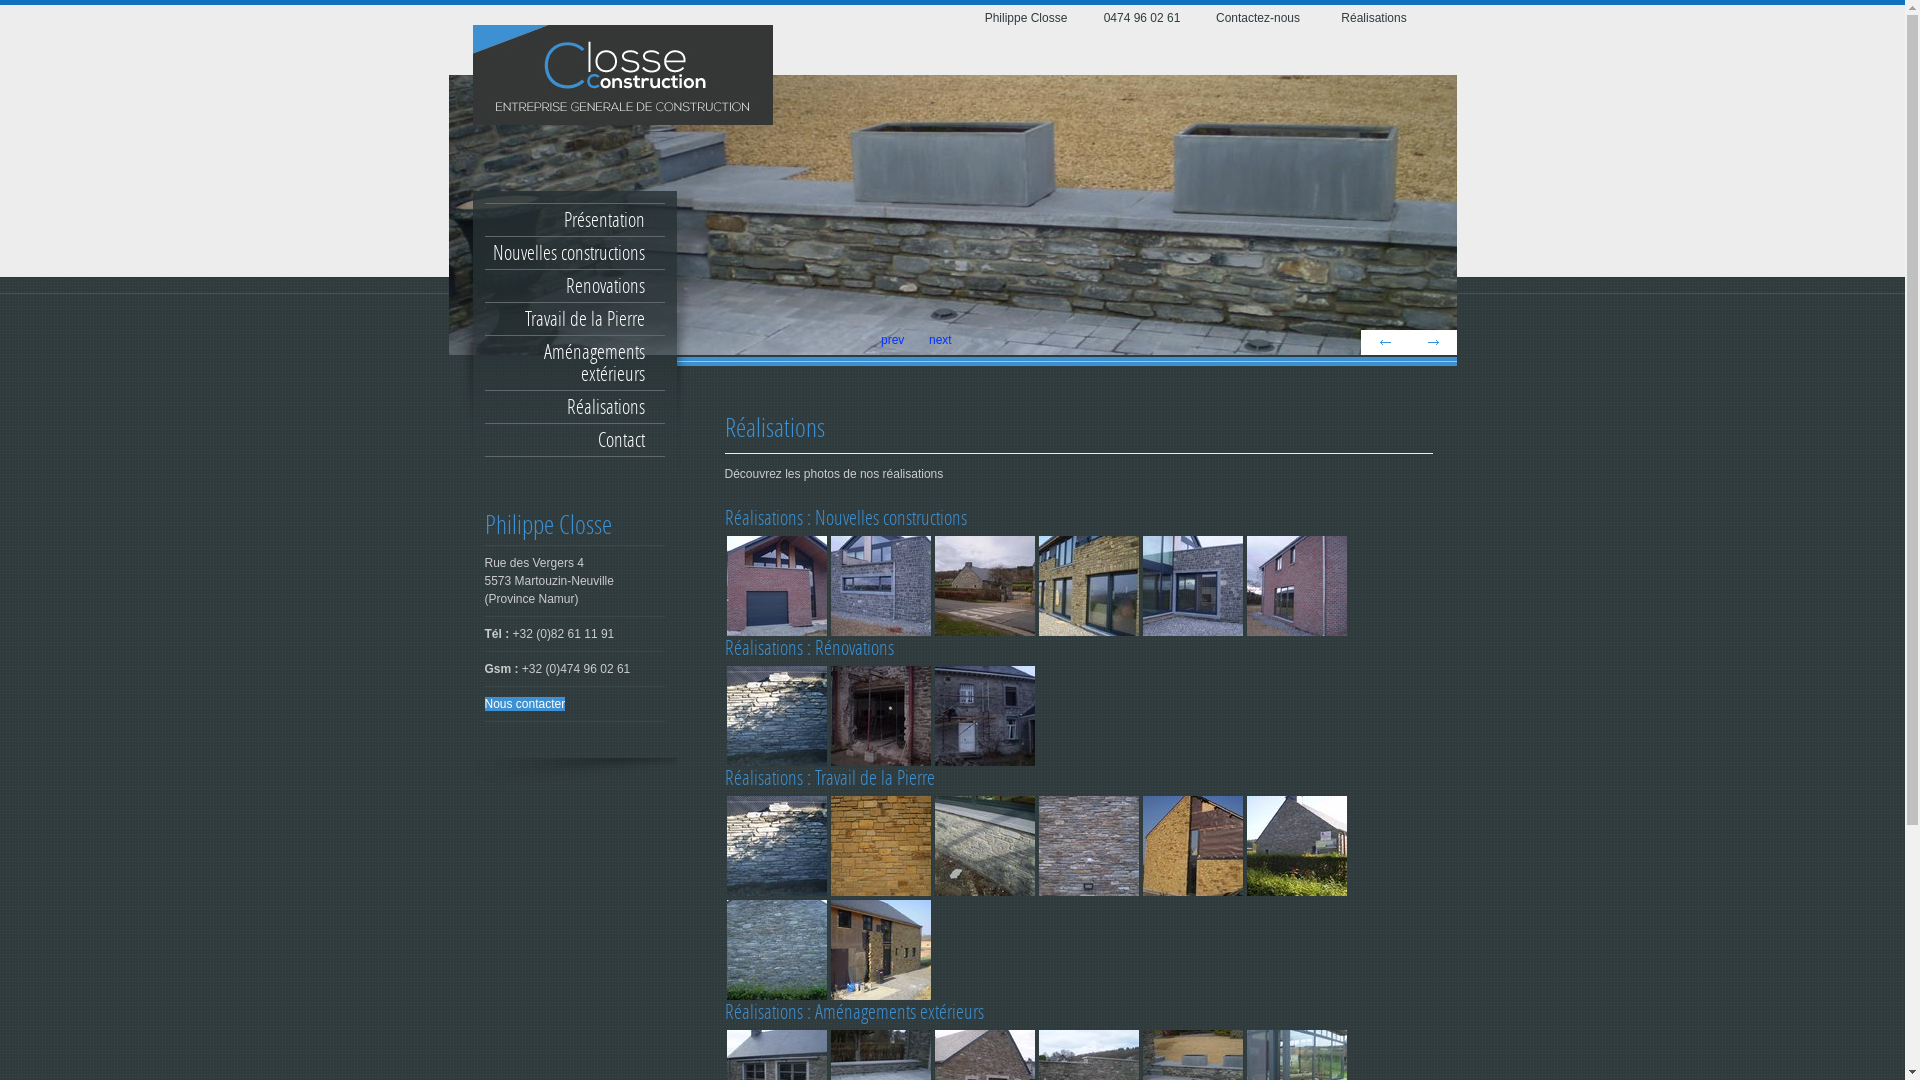  Describe the element at coordinates (573, 252) in the screenshot. I see `'Nouvelles constructions'` at that location.